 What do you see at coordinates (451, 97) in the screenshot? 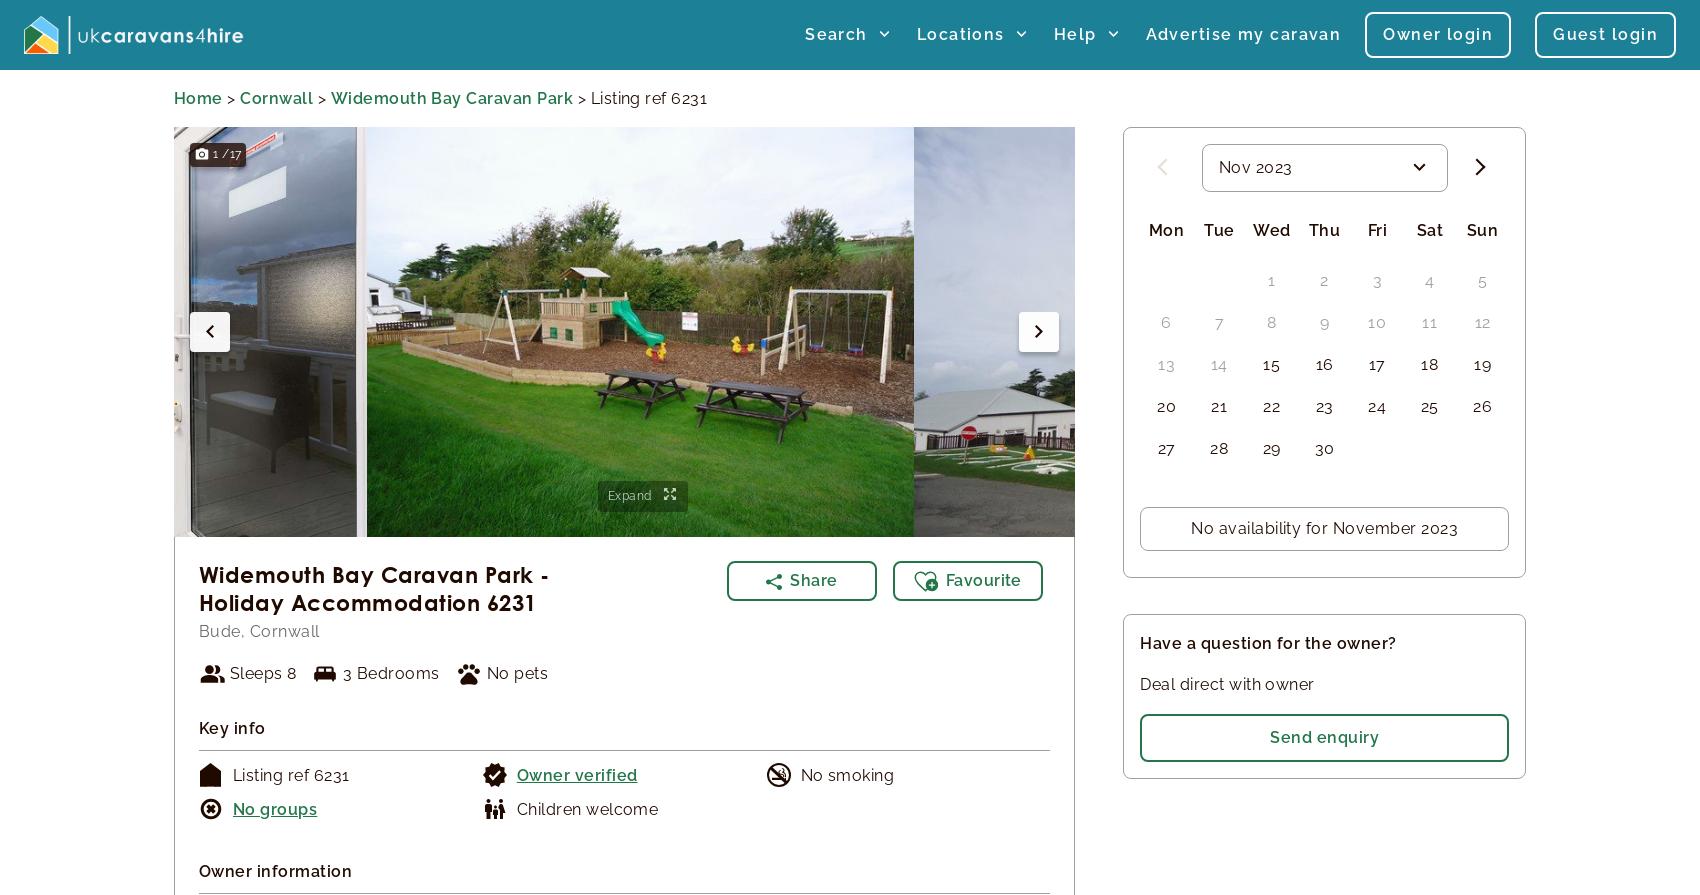
I see `'Widemouth Bay Caravan Park'` at bounding box center [451, 97].